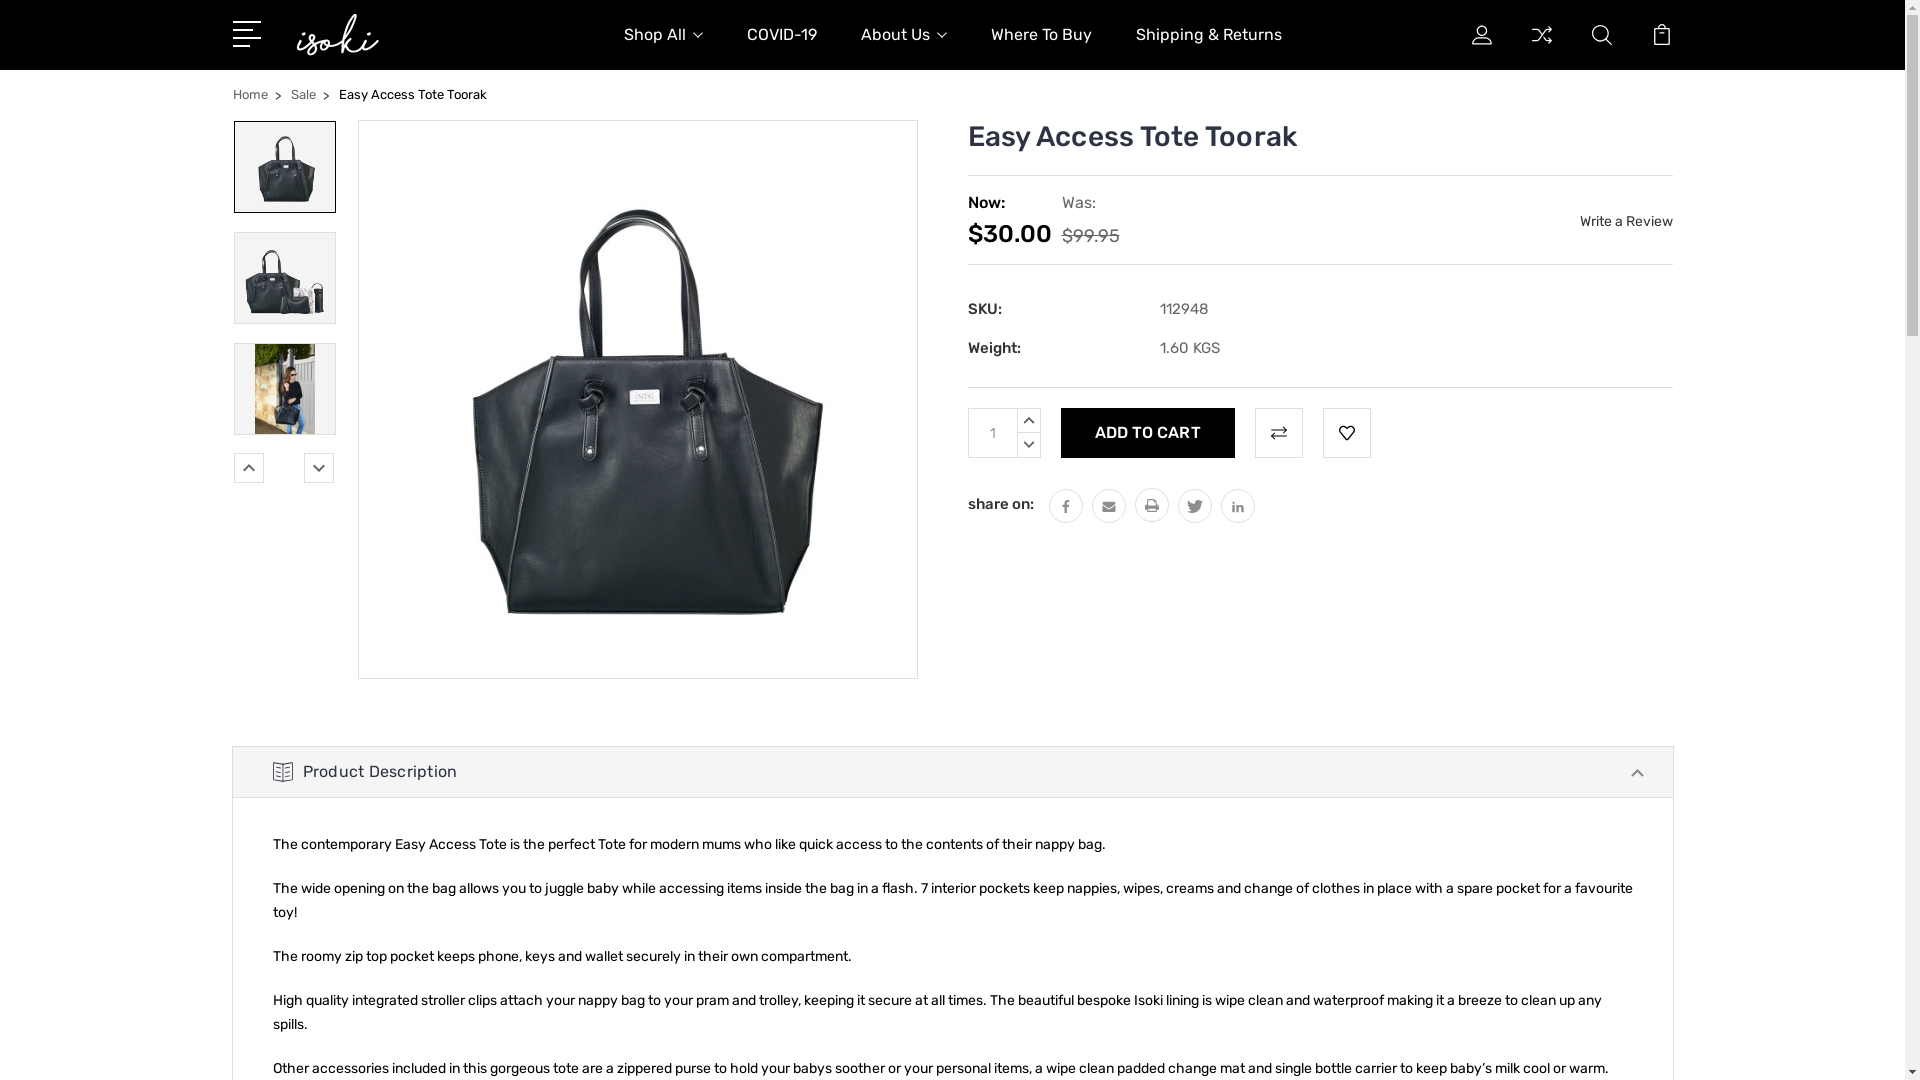  What do you see at coordinates (780, 45) in the screenshot?
I see `'COVID-19'` at bounding box center [780, 45].